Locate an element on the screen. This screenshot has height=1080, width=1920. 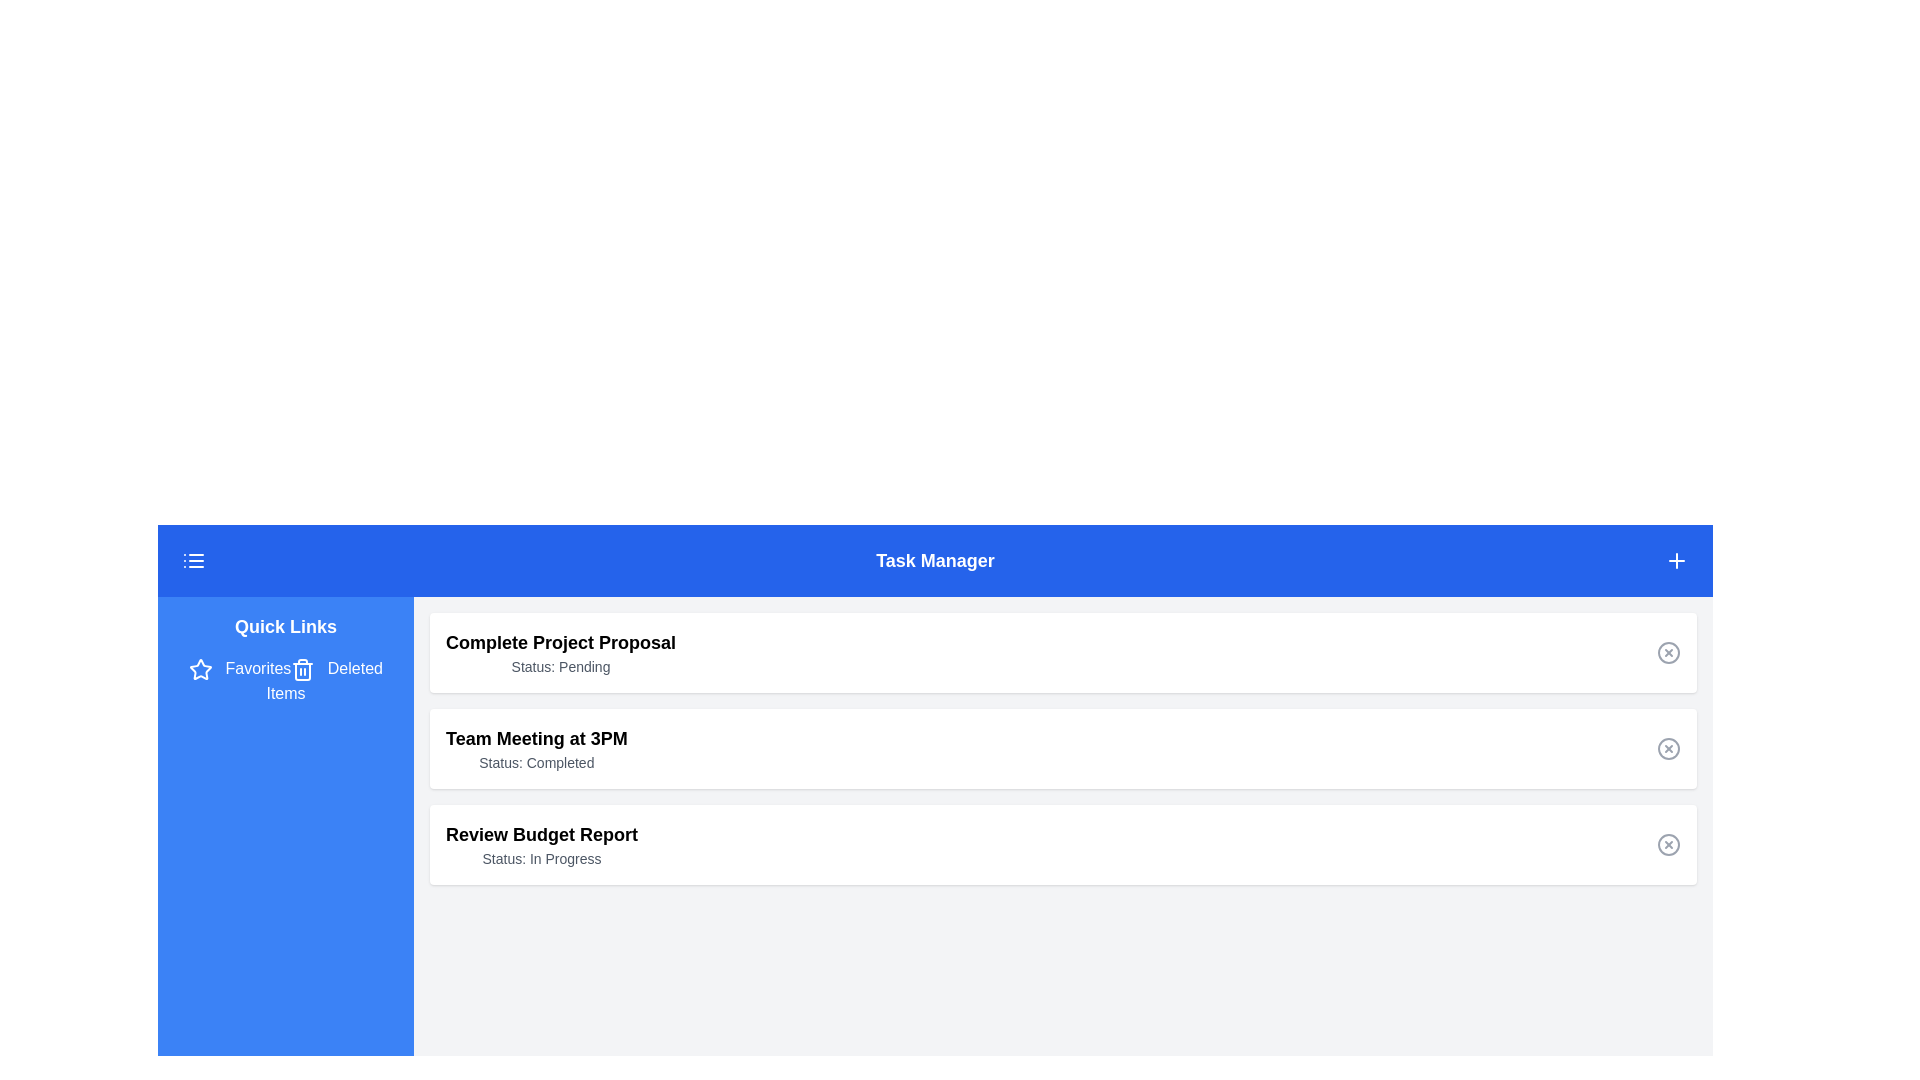
the star-shaped icon with a blue fill and white border in the 'Quick Links' section, which is the first icon to the left of the 'Favorites' label is located at coordinates (201, 669).